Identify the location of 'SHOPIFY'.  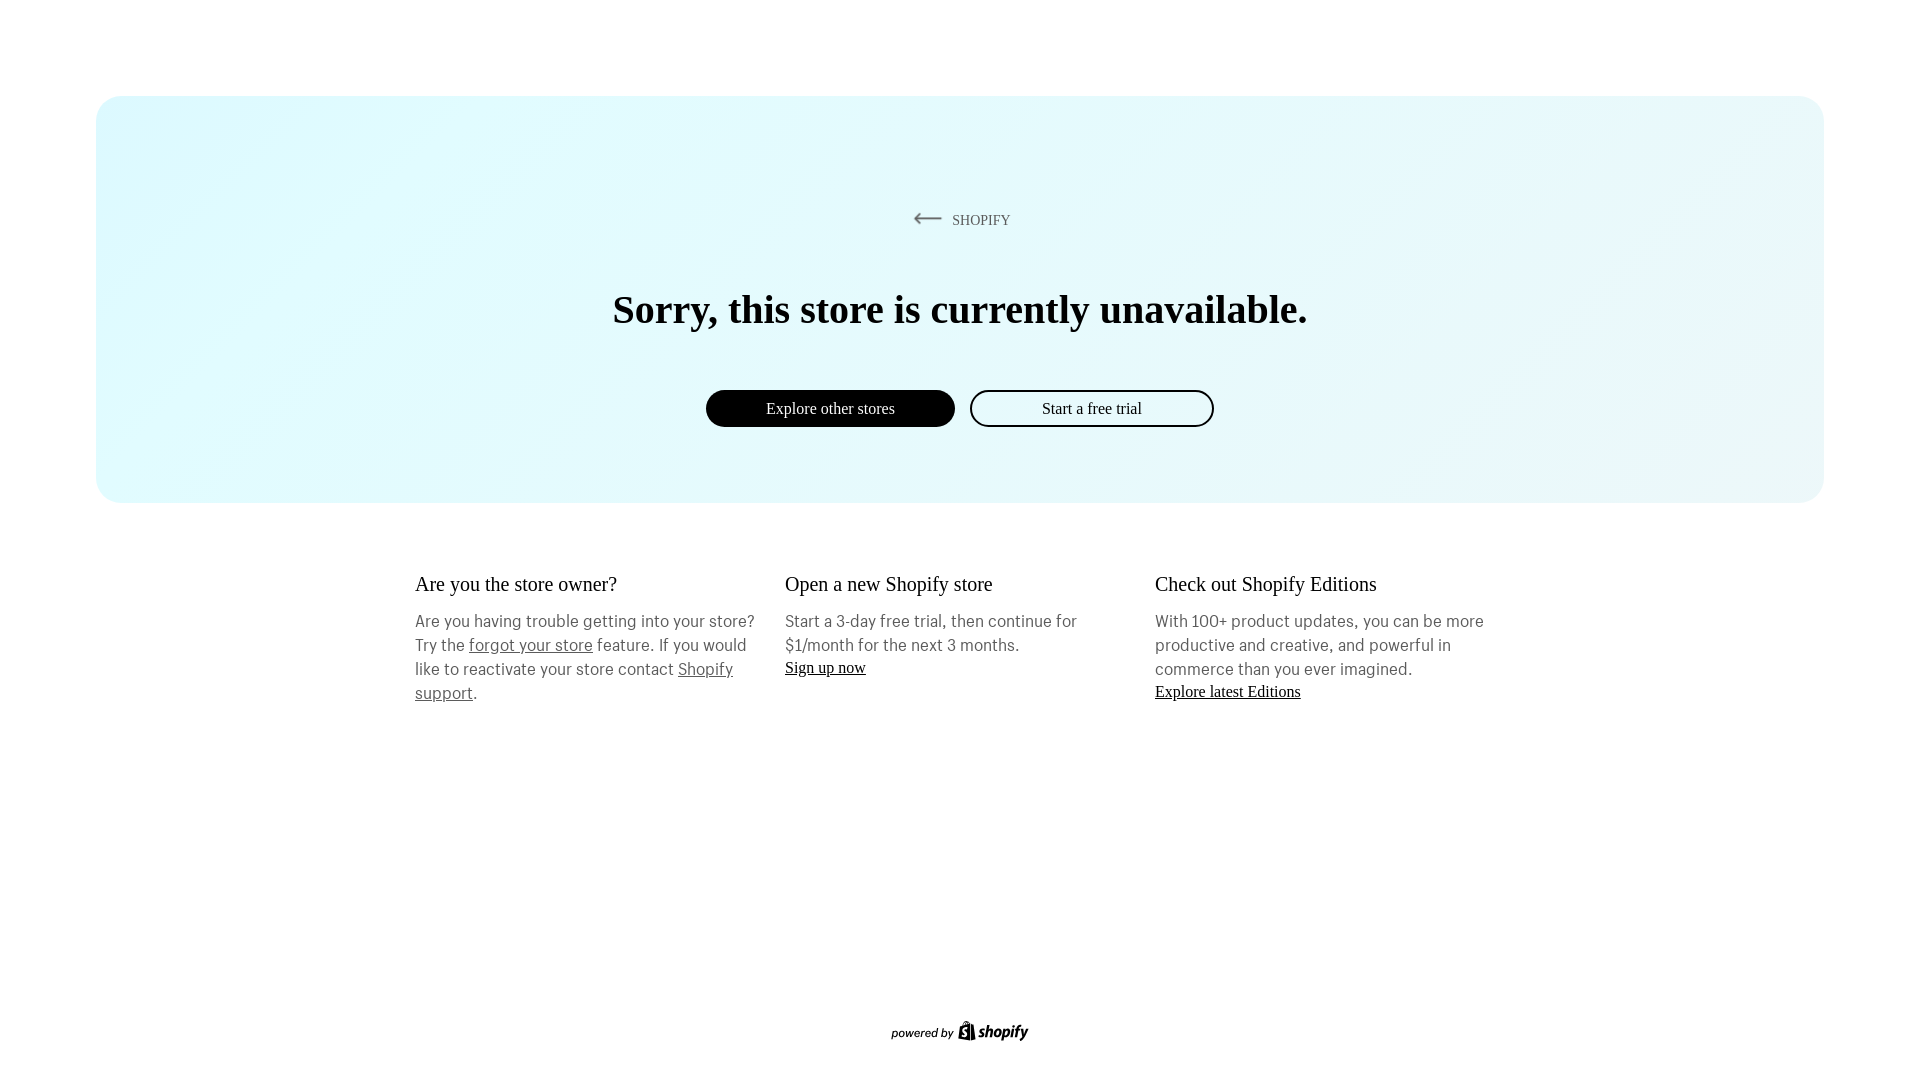
(958, 219).